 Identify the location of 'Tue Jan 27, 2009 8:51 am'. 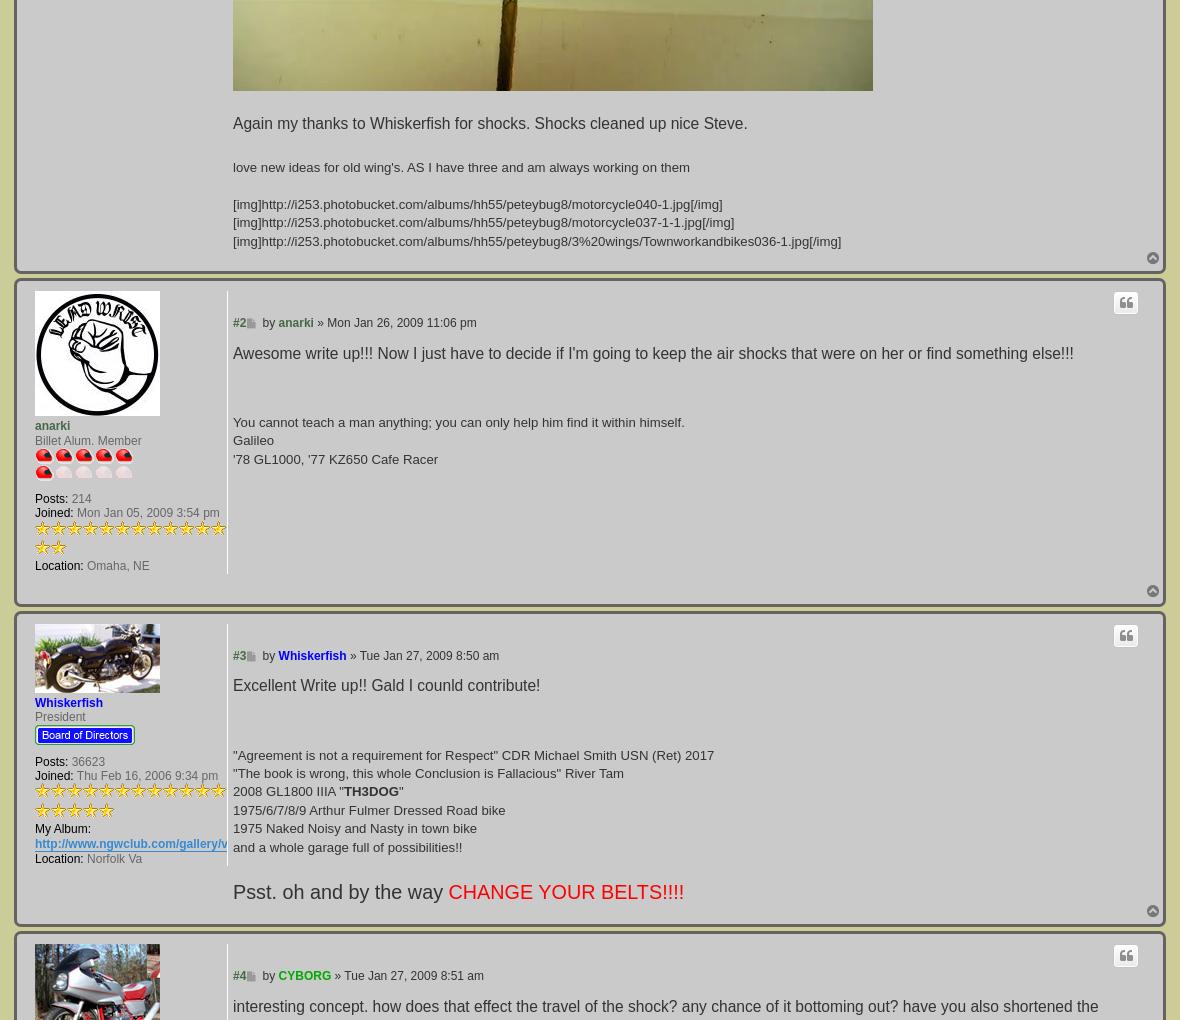
(412, 975).